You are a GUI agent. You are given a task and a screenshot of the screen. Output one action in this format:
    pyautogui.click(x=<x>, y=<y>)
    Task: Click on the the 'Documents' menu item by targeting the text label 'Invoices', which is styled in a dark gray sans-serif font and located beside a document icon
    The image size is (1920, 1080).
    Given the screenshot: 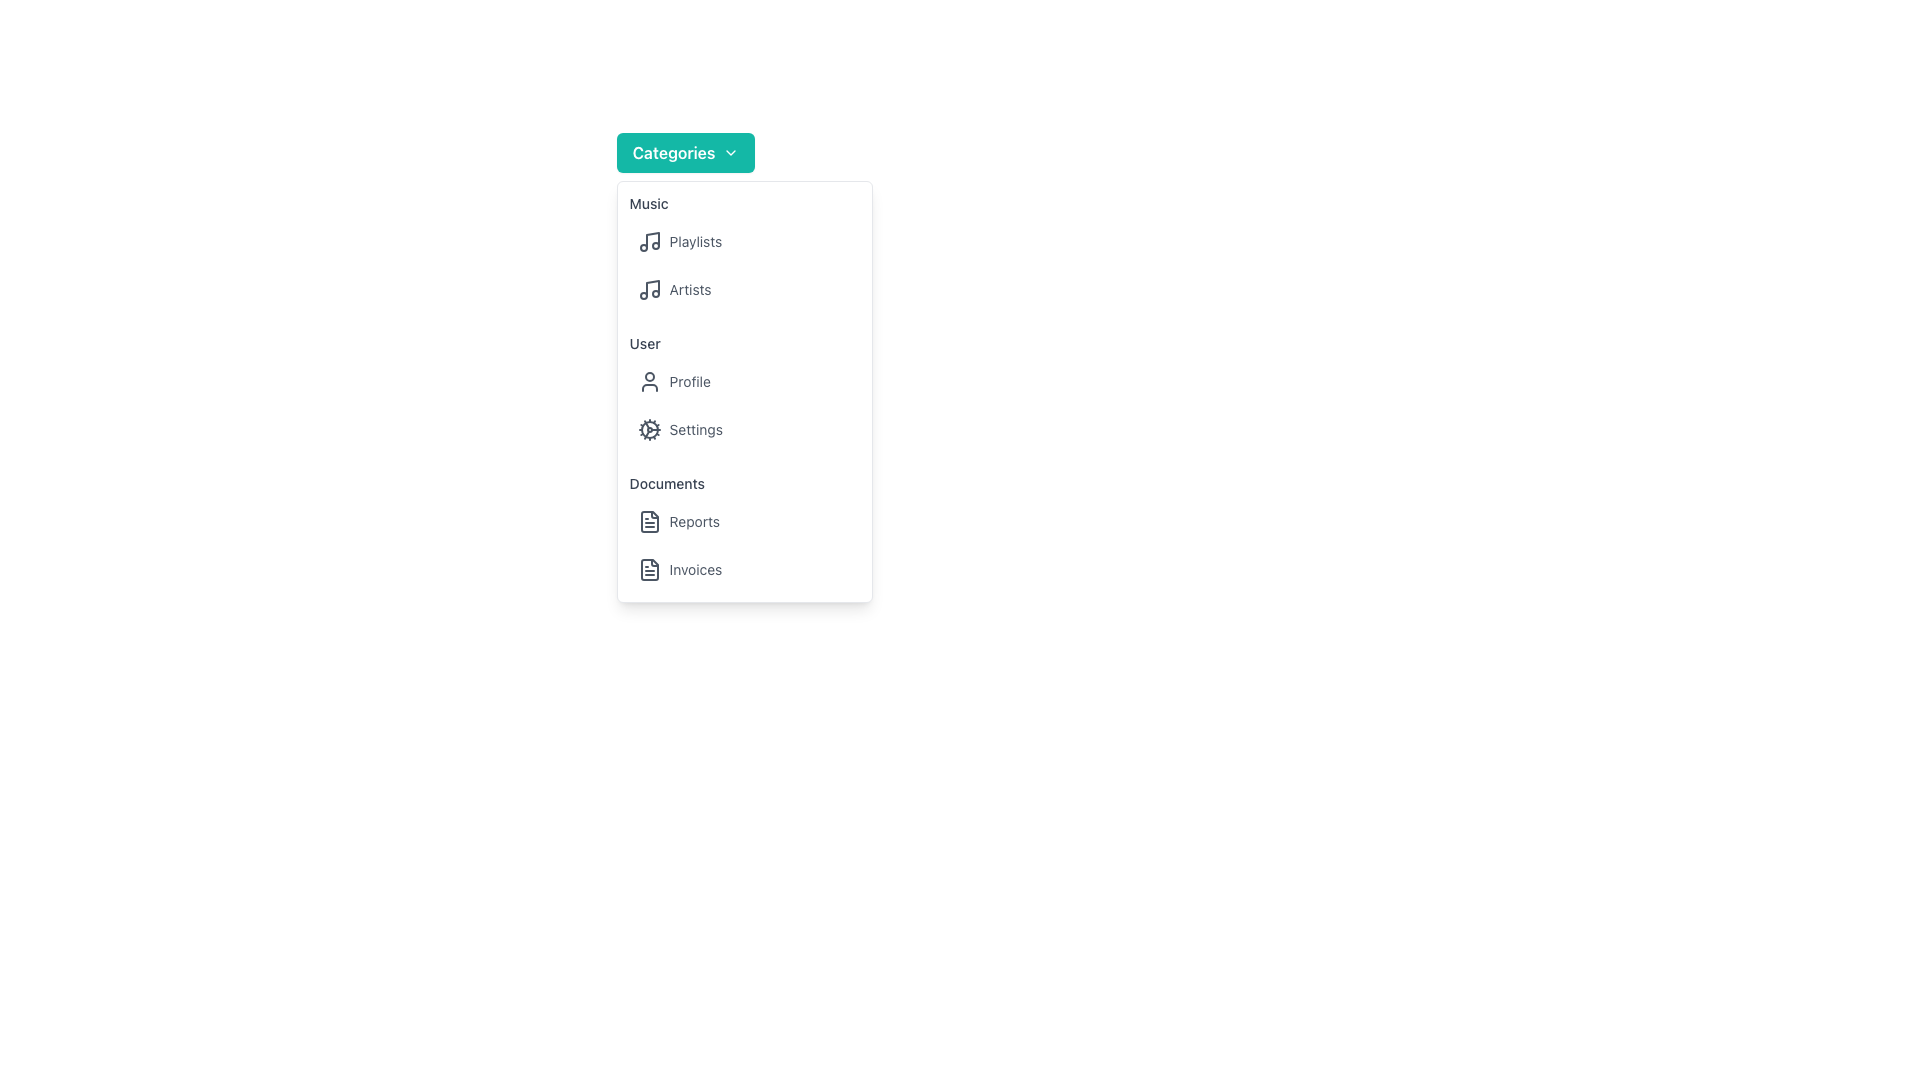 What is the action you would take?
    pyautogui.click(x=696, y=570)
    